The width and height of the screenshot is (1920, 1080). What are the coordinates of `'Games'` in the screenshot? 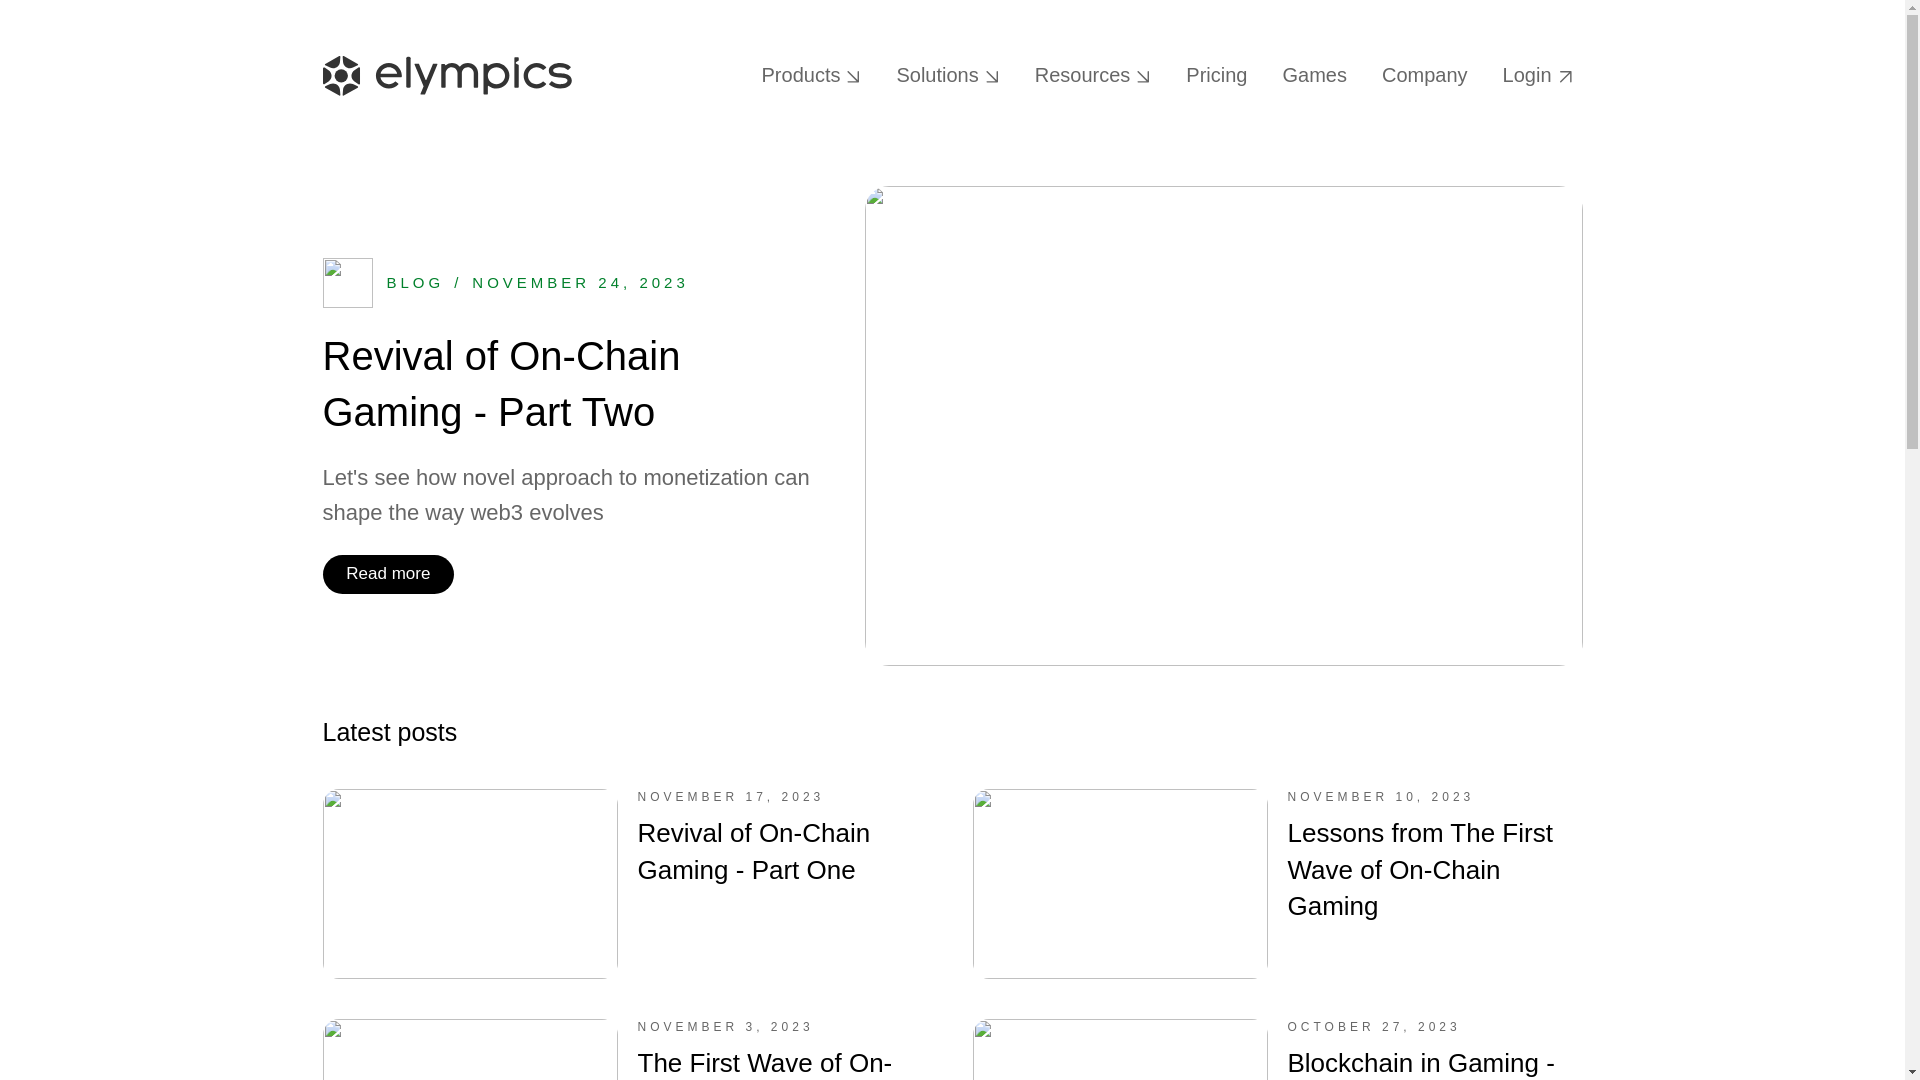 It's located at (1314, 74).